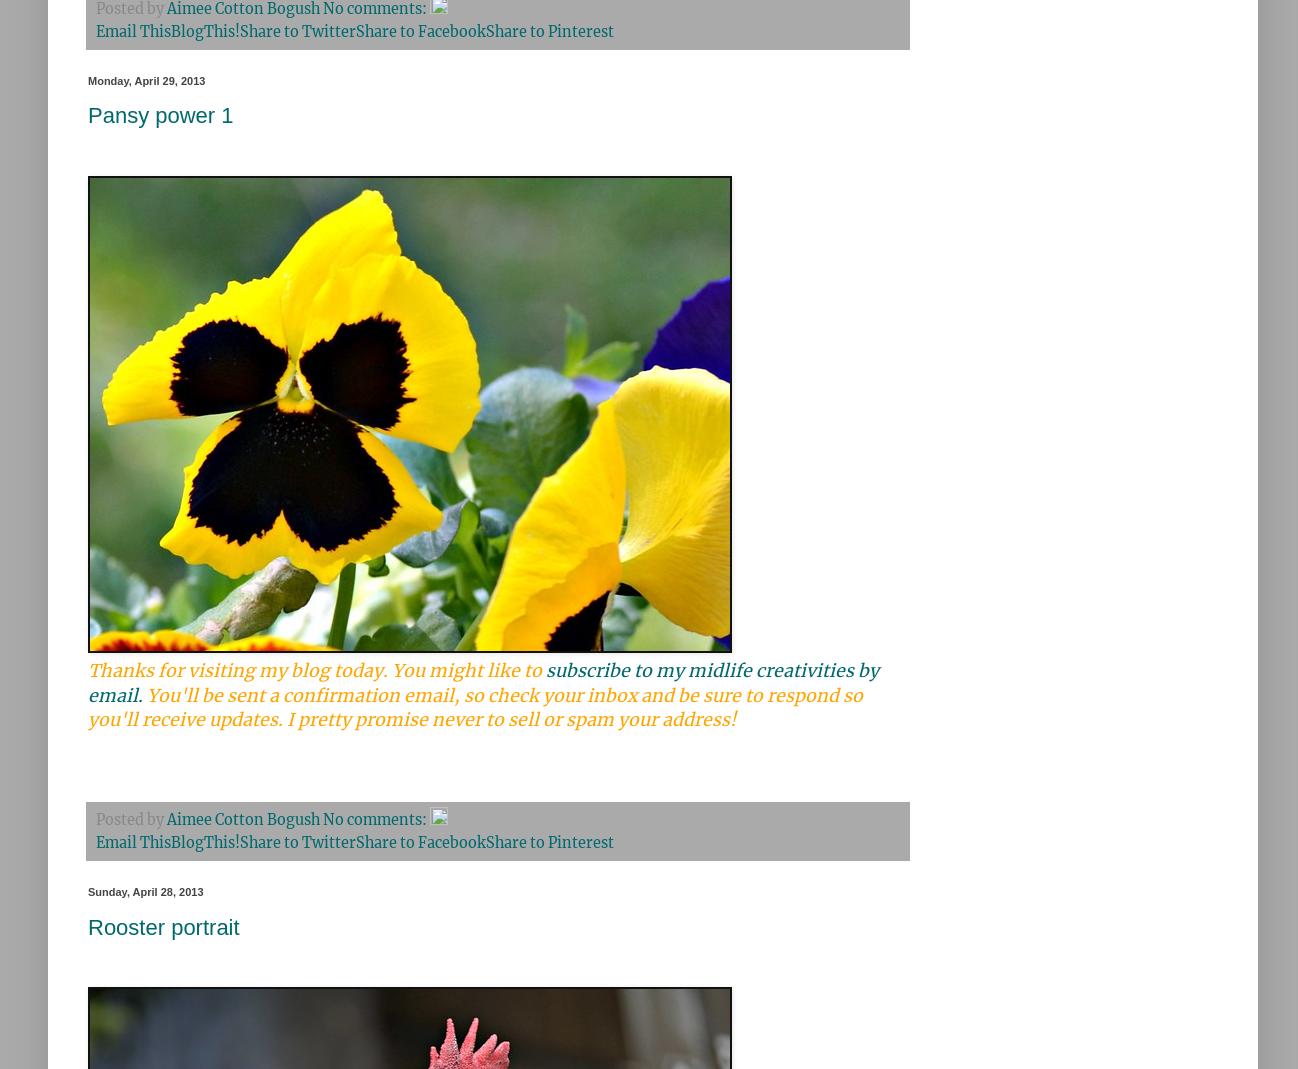  I want to click on 'Rooster portrait', so click(162, 925).